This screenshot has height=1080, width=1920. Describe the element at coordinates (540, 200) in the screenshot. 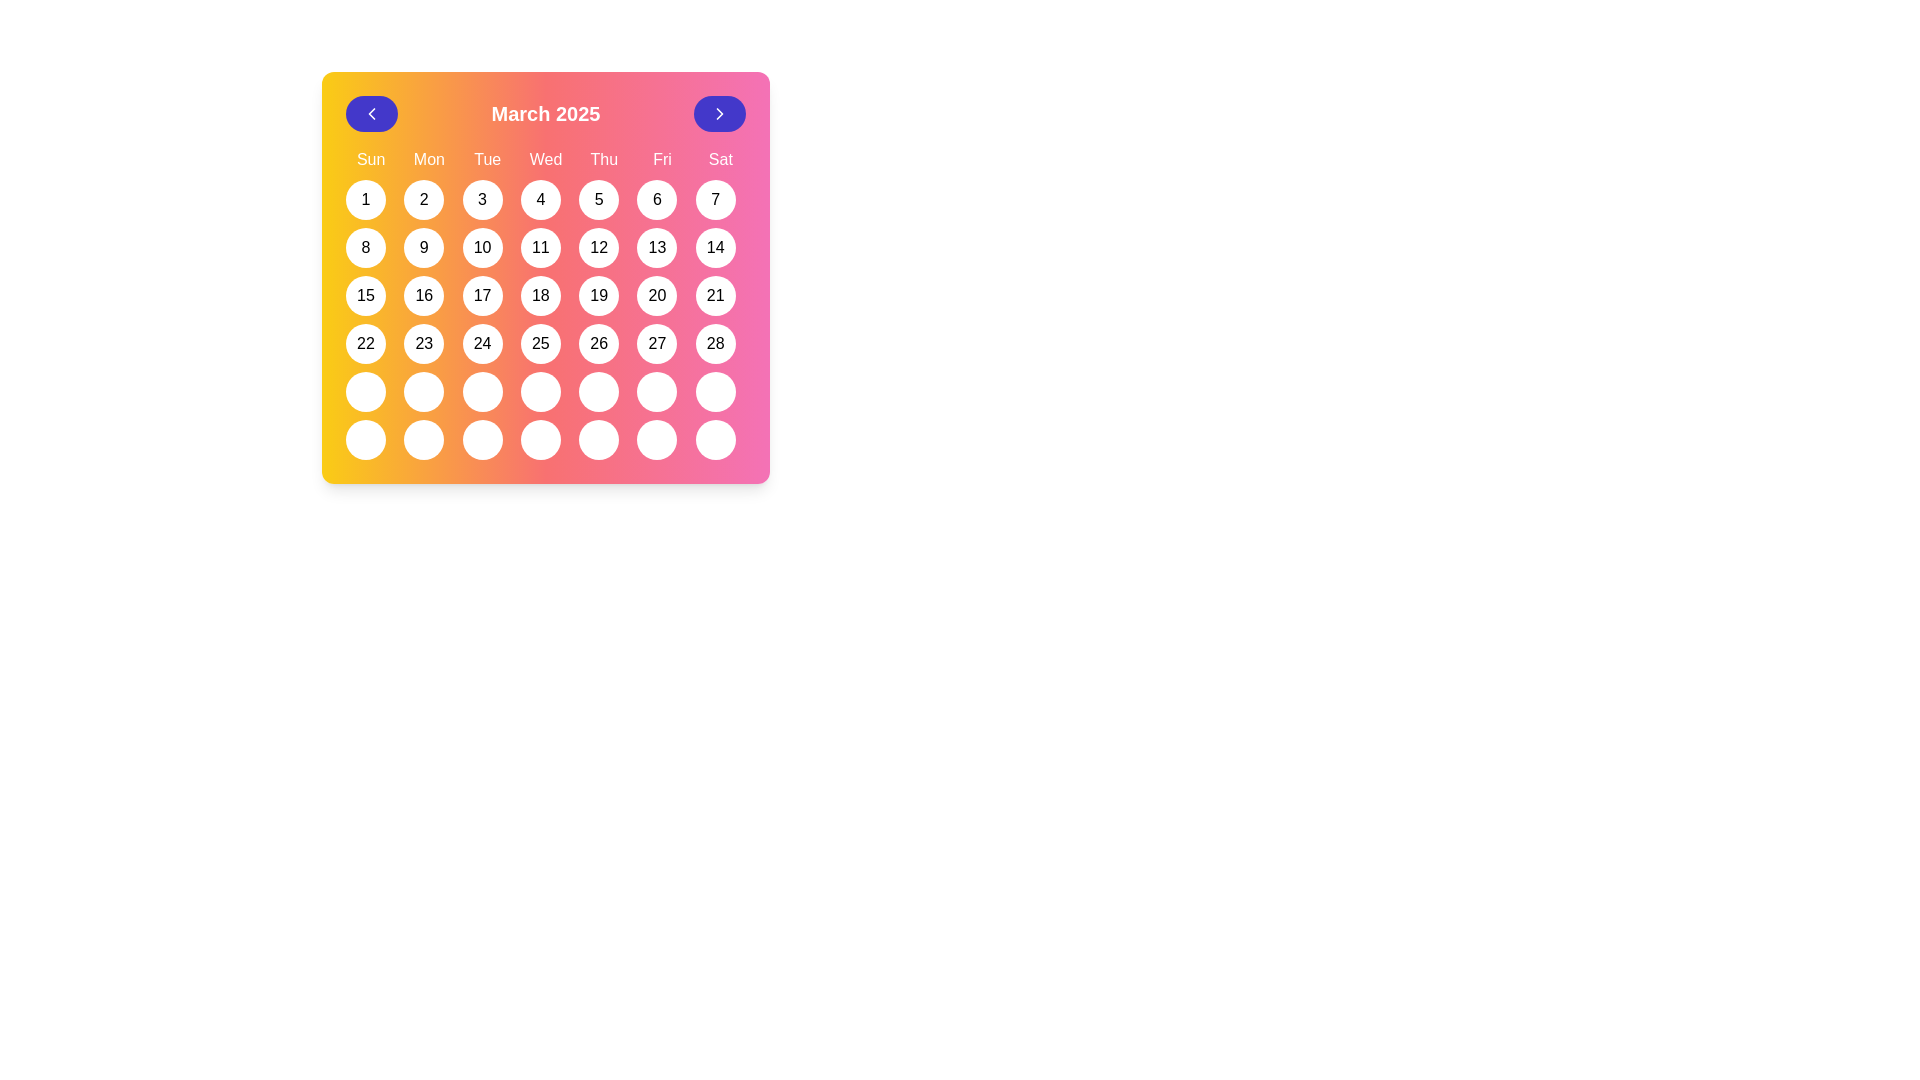

I see `the interactive calendar day button displaying the number '4'` at that location.